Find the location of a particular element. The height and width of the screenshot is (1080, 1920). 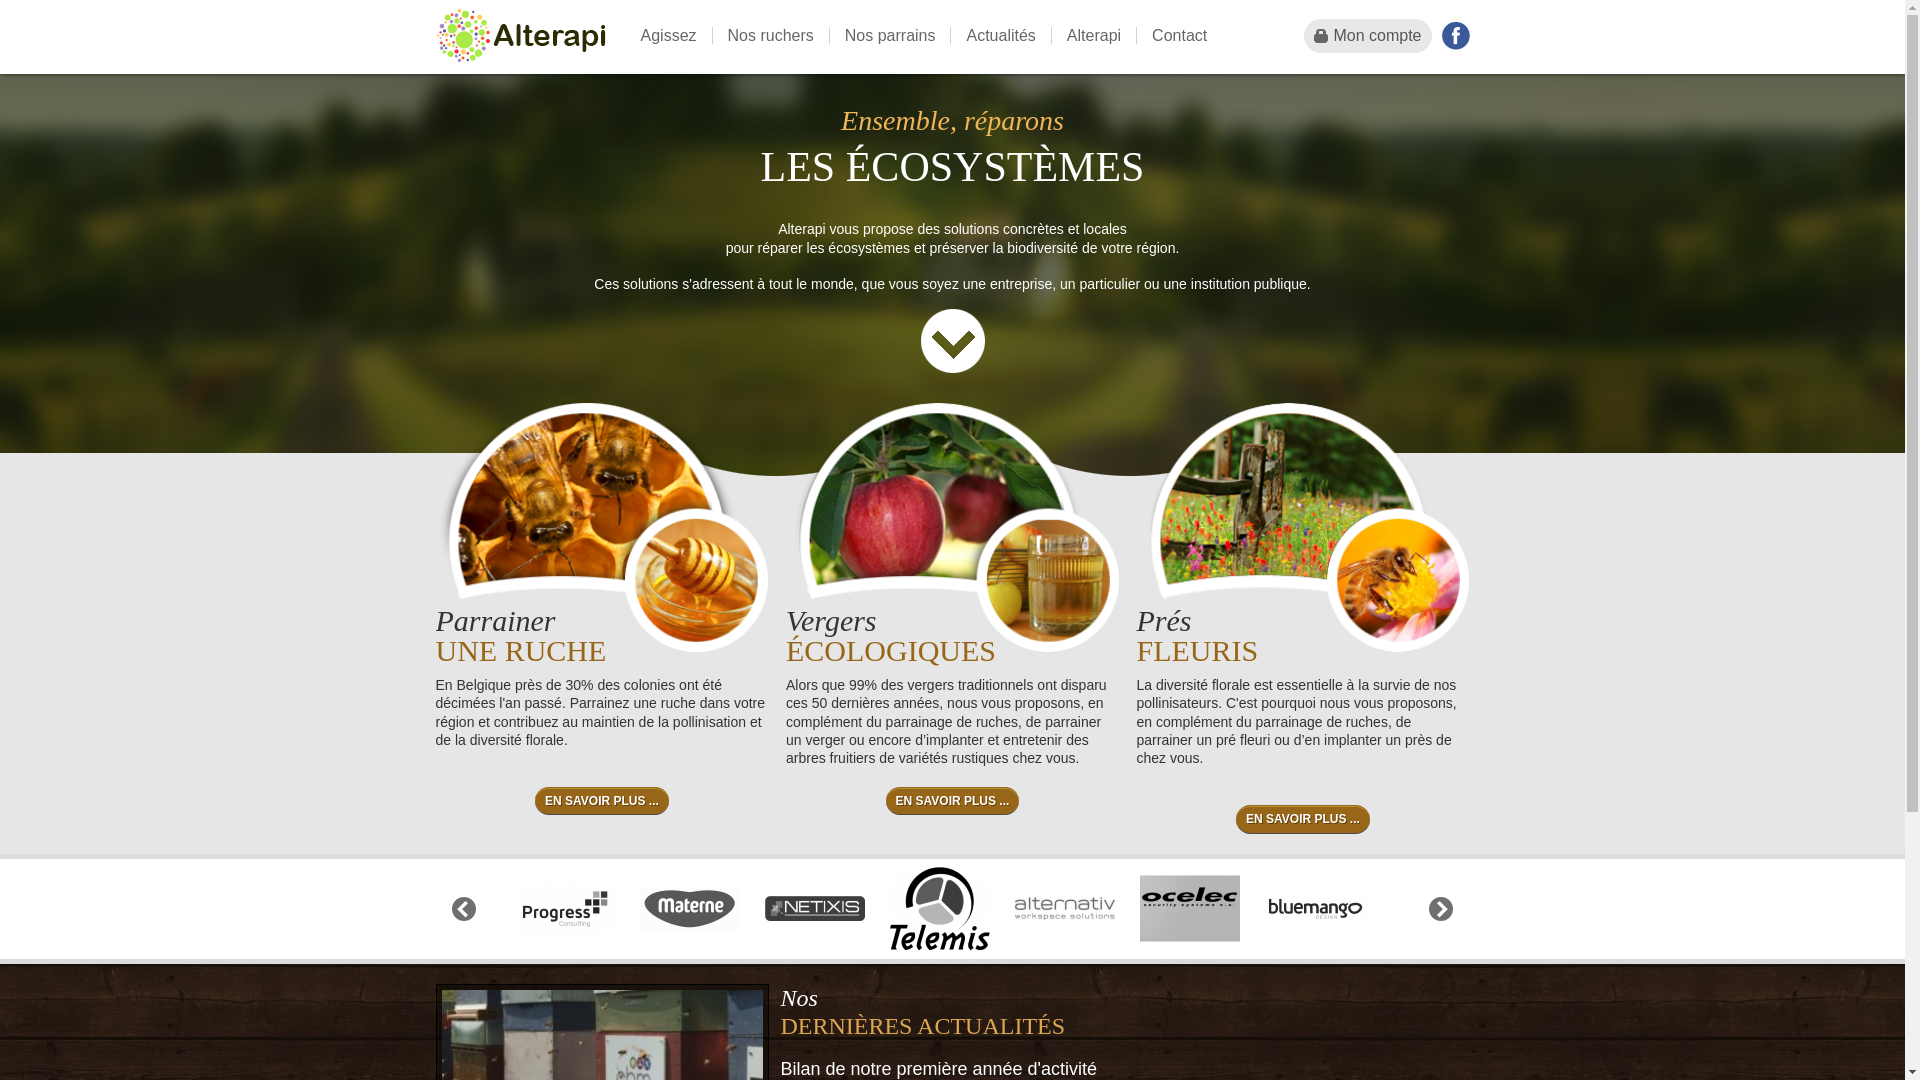

'netixis' is located at coordinates (815, 909).